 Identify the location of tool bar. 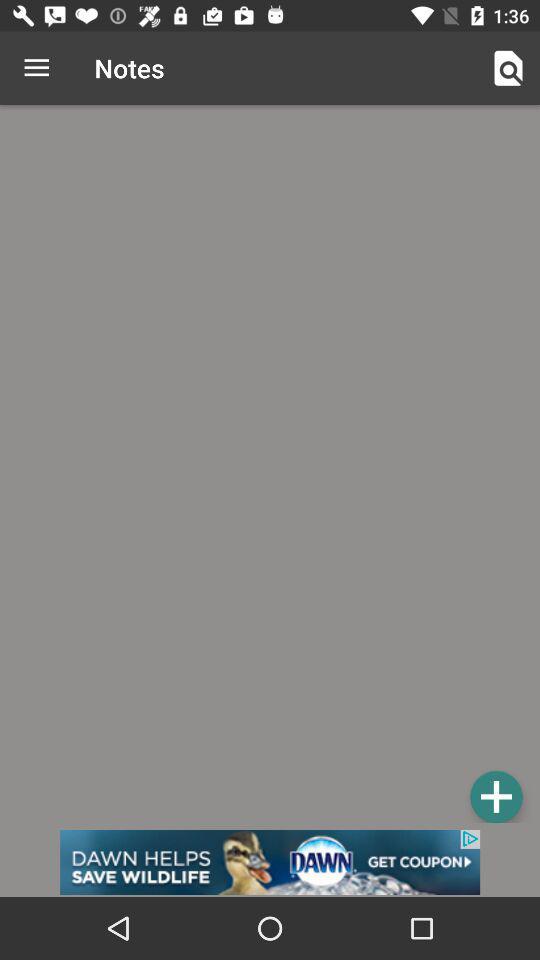
(495, 796).